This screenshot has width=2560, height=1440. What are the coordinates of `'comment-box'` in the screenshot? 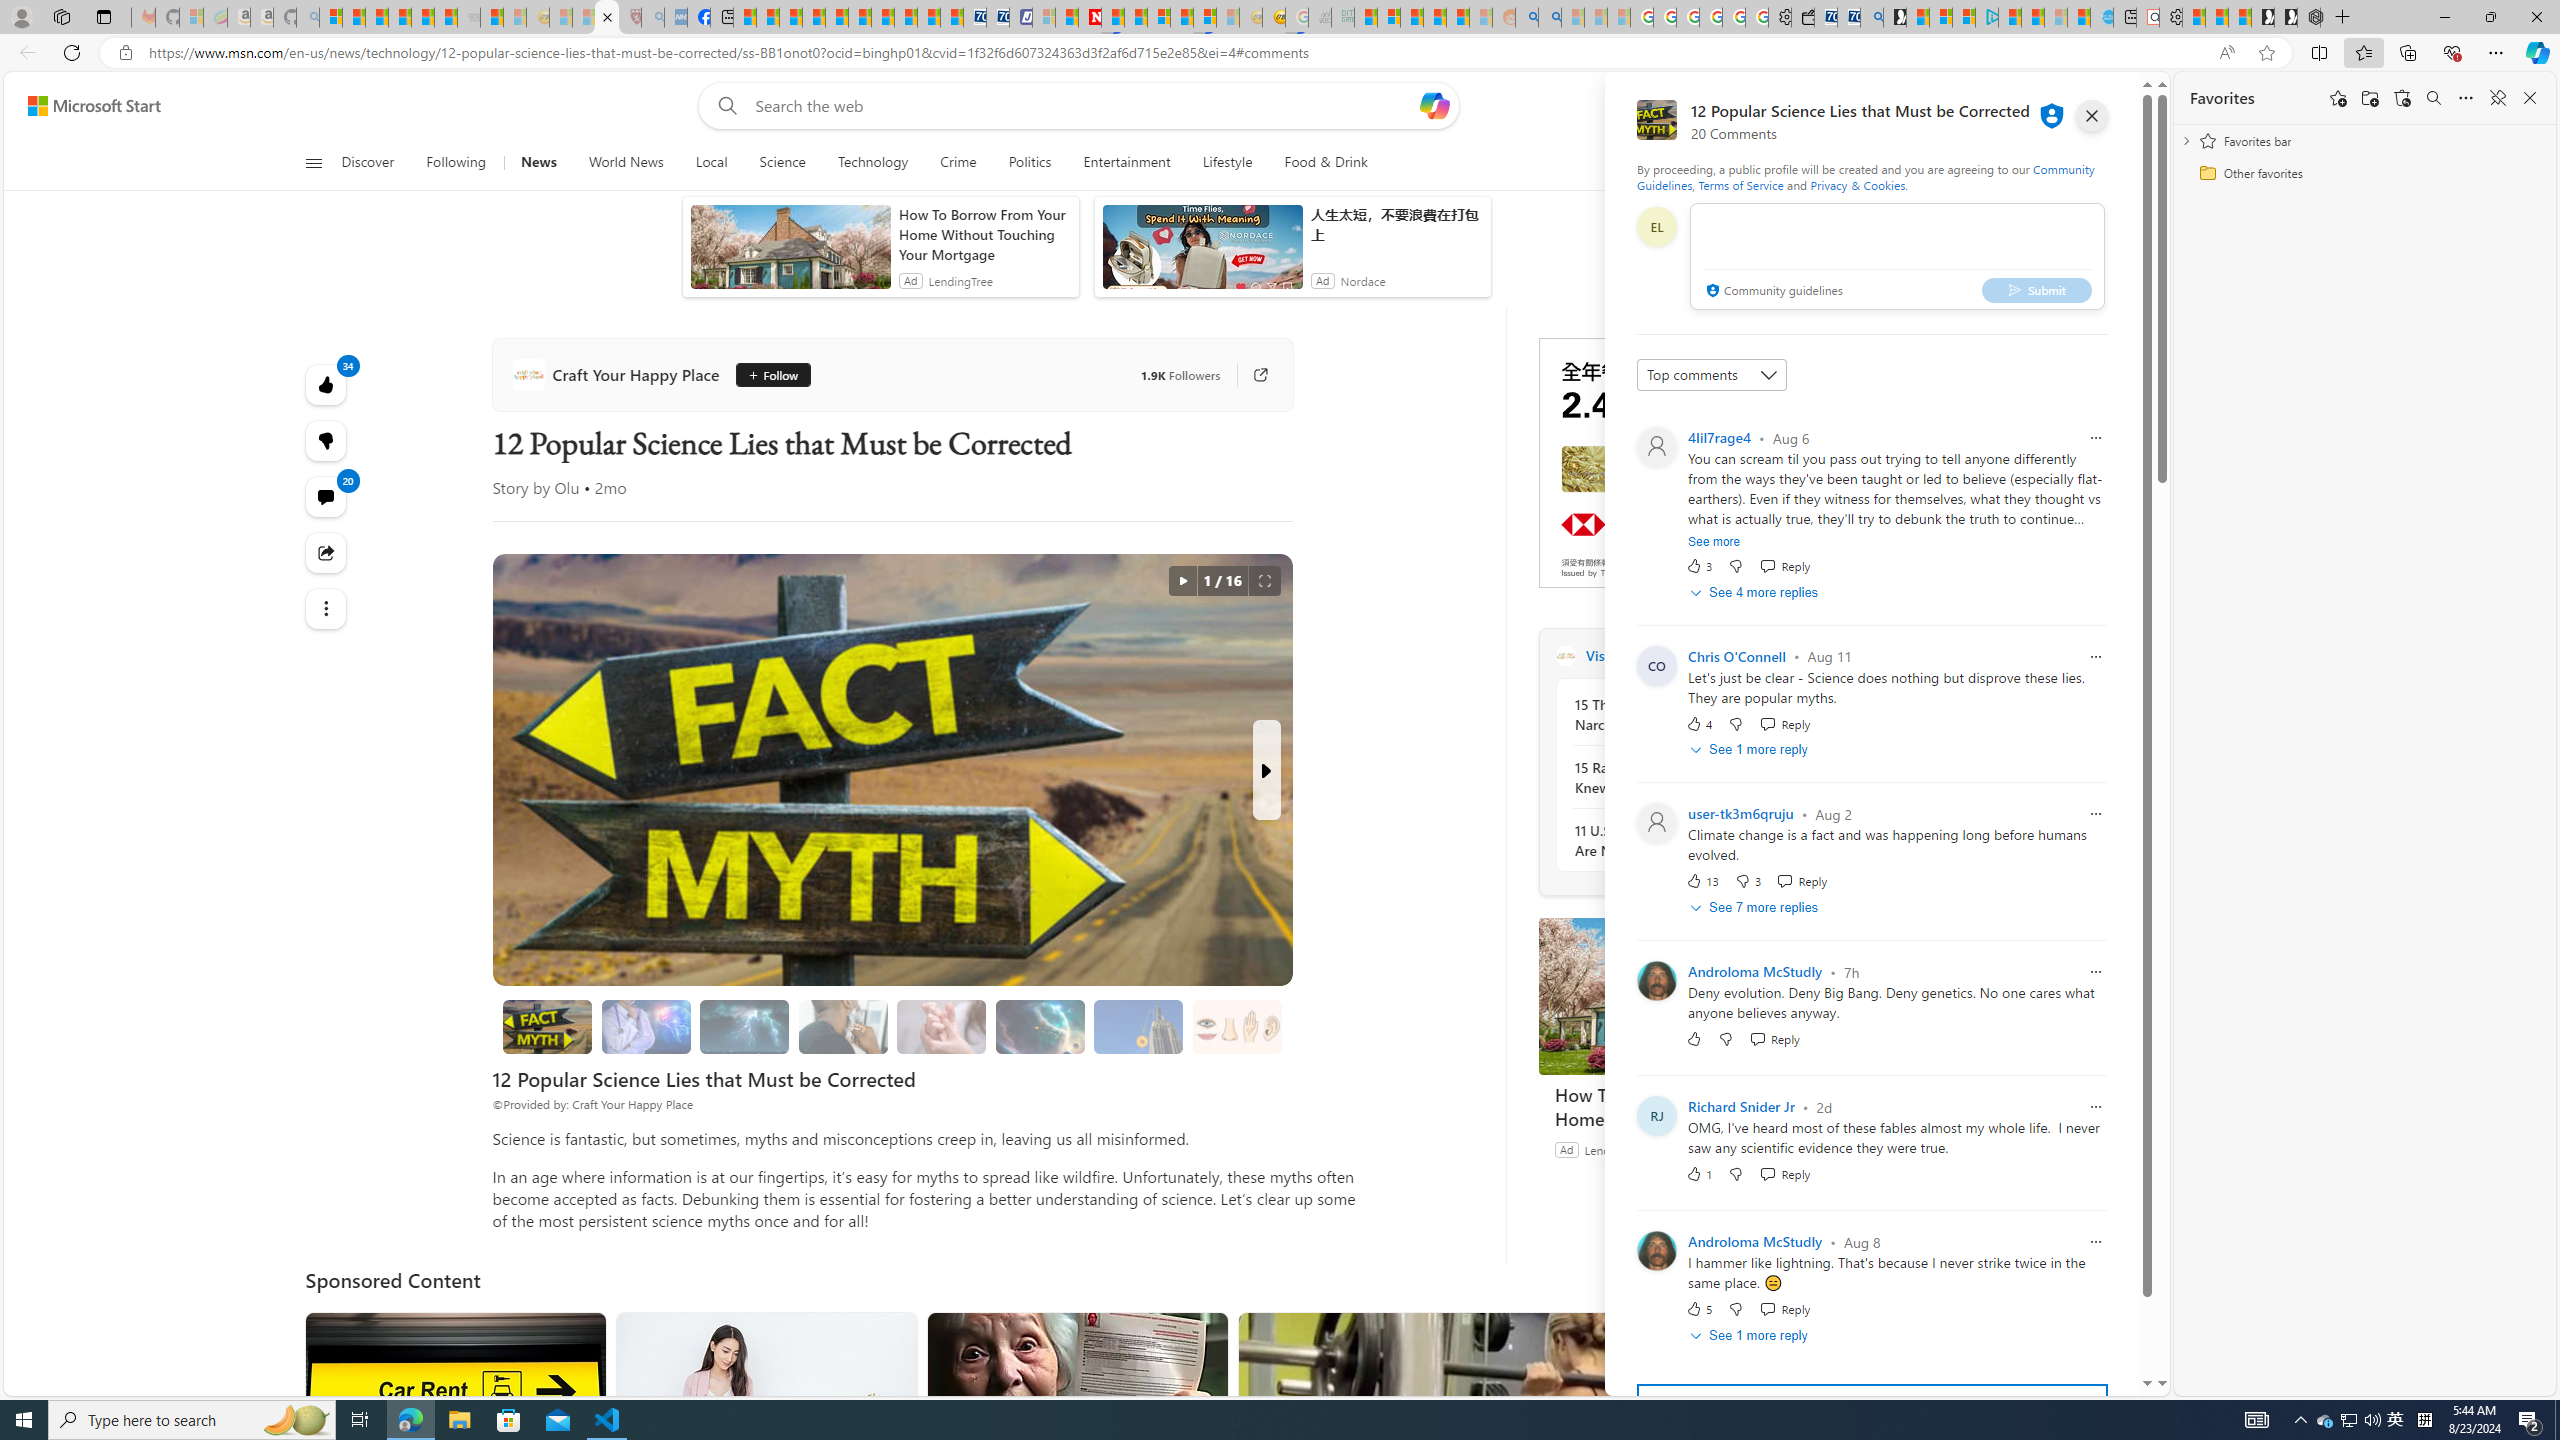 It's located at (1895, 256).